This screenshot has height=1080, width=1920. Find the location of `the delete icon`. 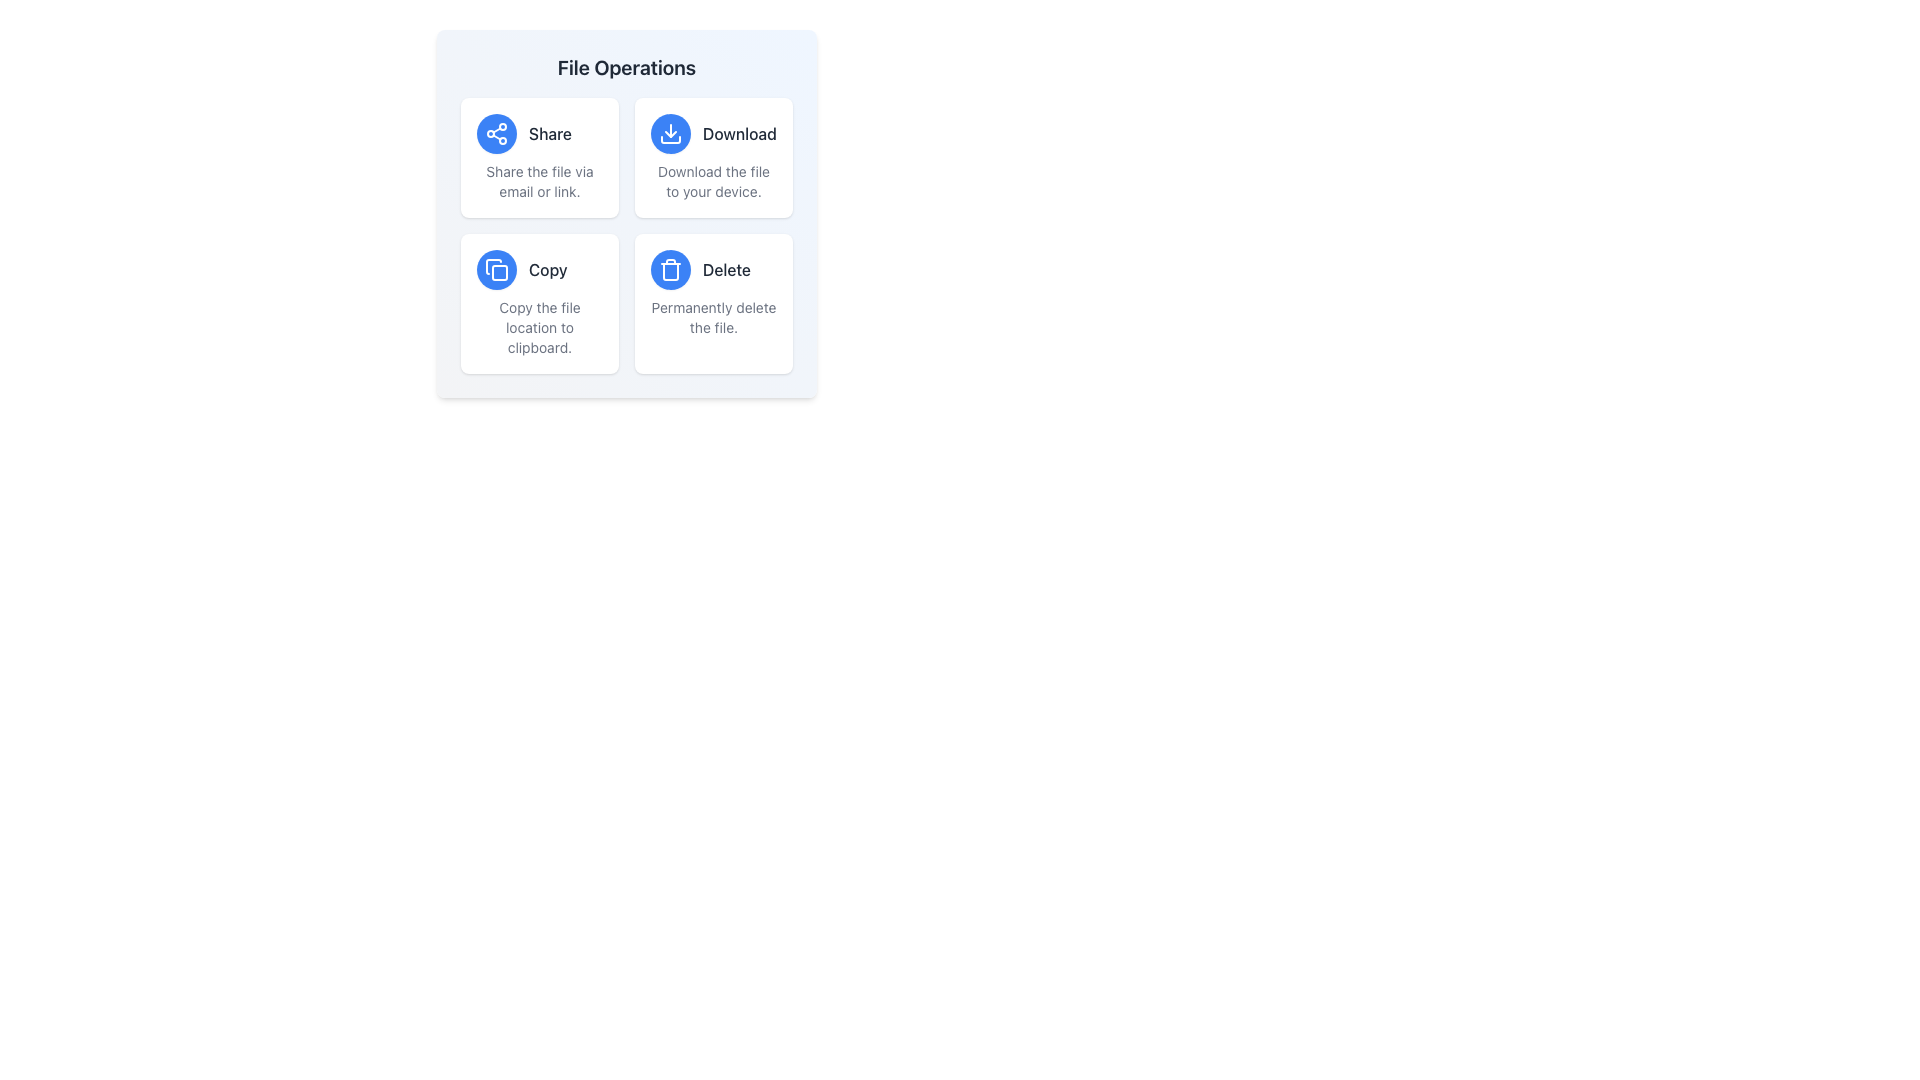

the delete icon is located at coordinates (671, 270).